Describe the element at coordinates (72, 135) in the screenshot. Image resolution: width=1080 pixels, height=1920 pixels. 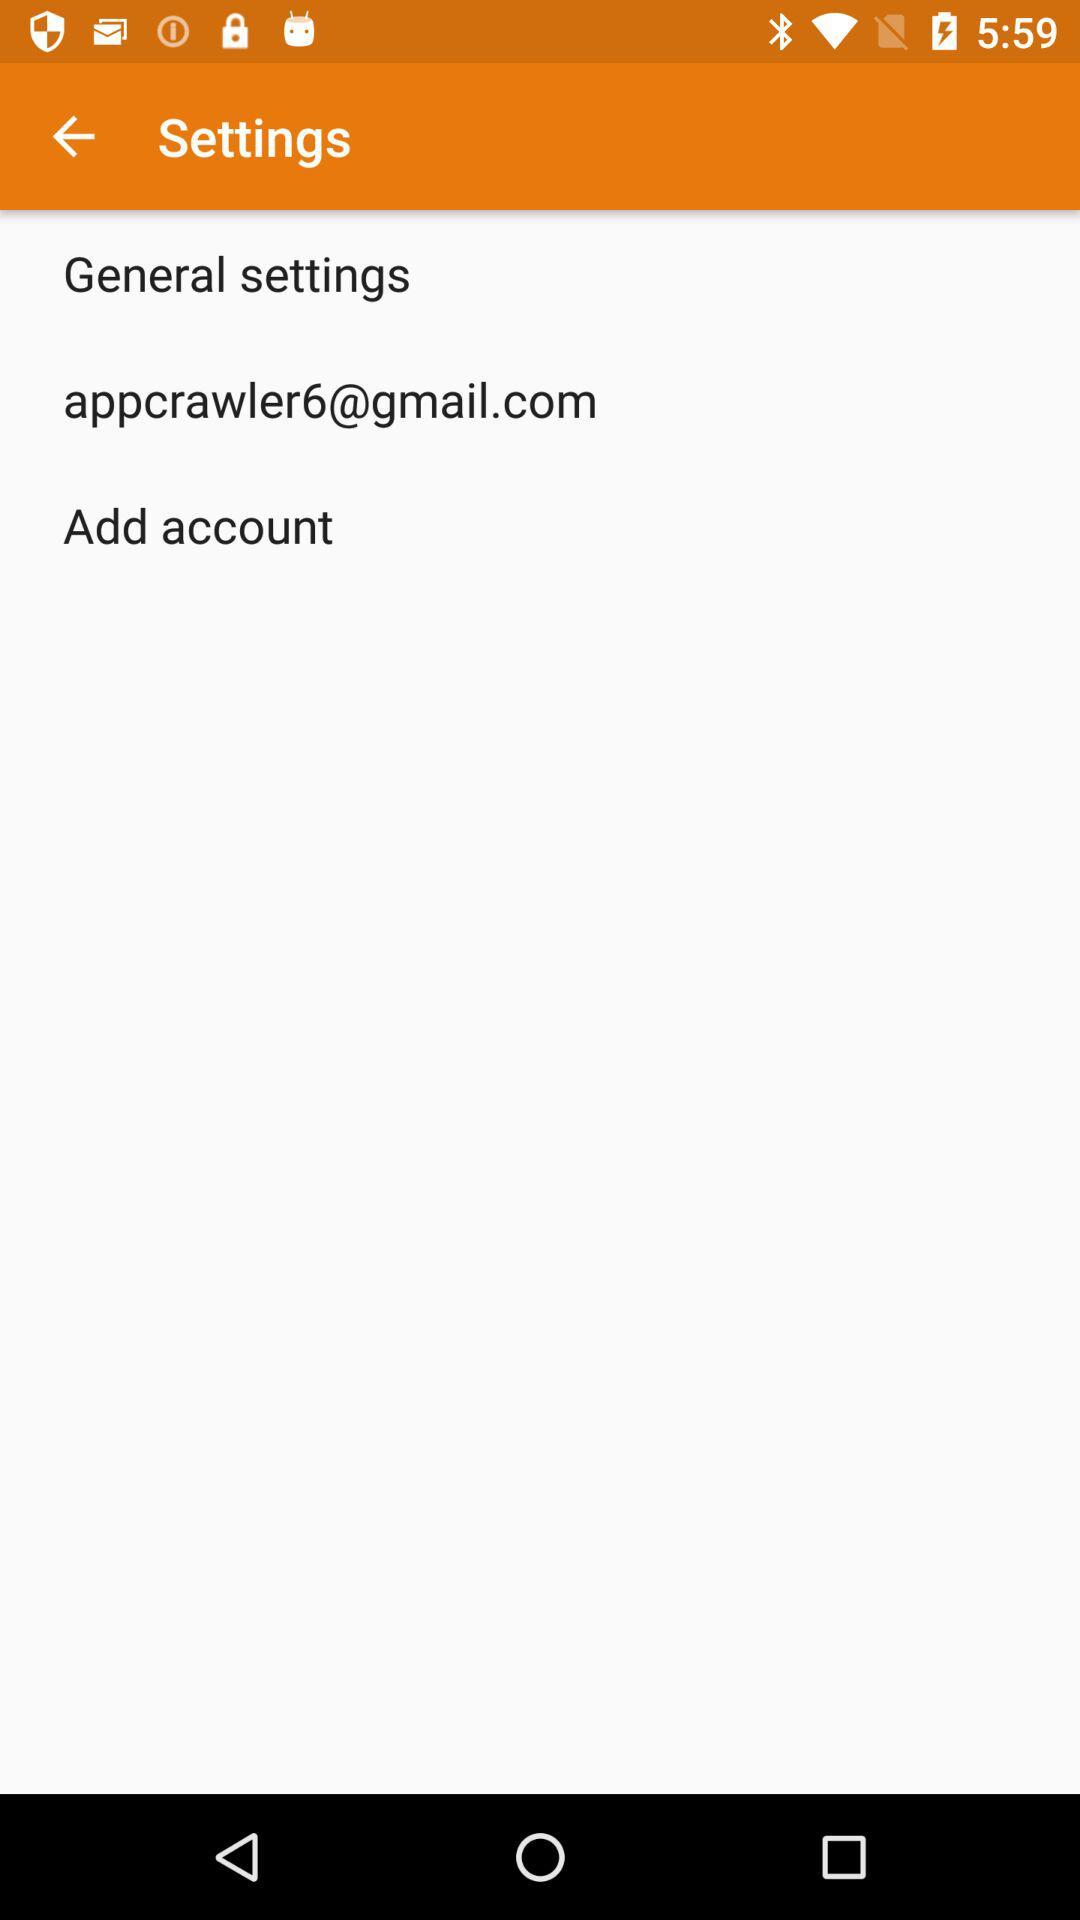
I see `the app above the general settings icon` at that location.